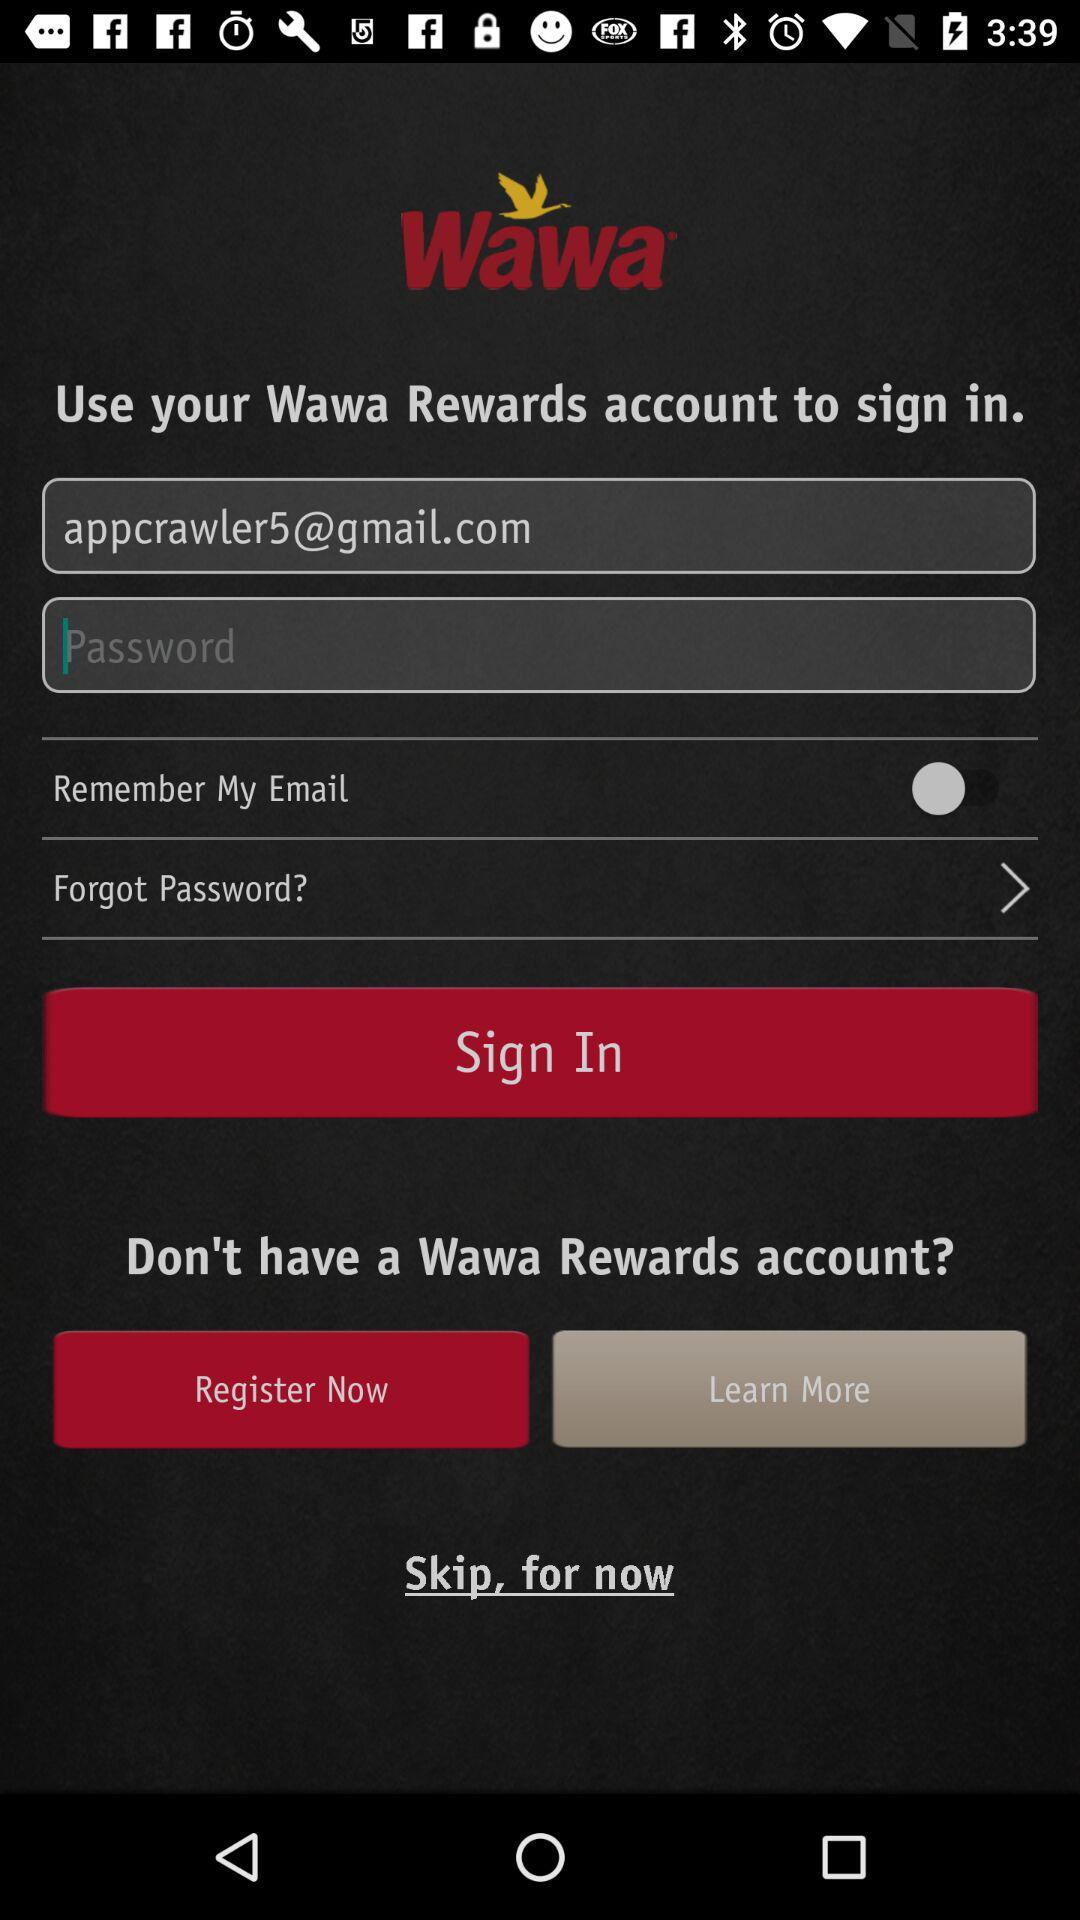 The image size is (1080, 1920). What do you see at coordinates (540, 233) in the screenshot?
I see `the text wawa which is in the middle of page` at bounding box center [540, 233].